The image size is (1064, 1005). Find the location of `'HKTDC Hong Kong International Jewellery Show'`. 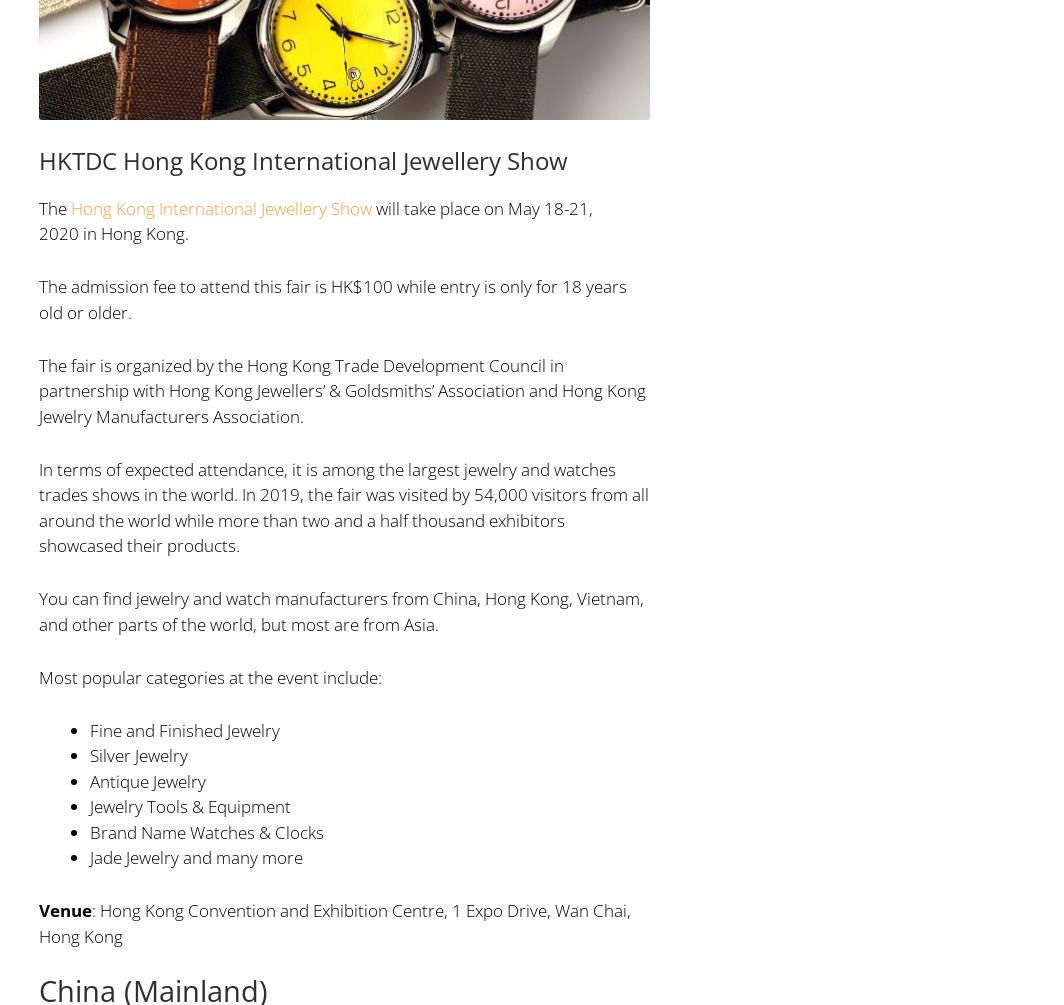

'HKTDC Hong Kong International Jewellery Show' is located at coordinates (302, 159).